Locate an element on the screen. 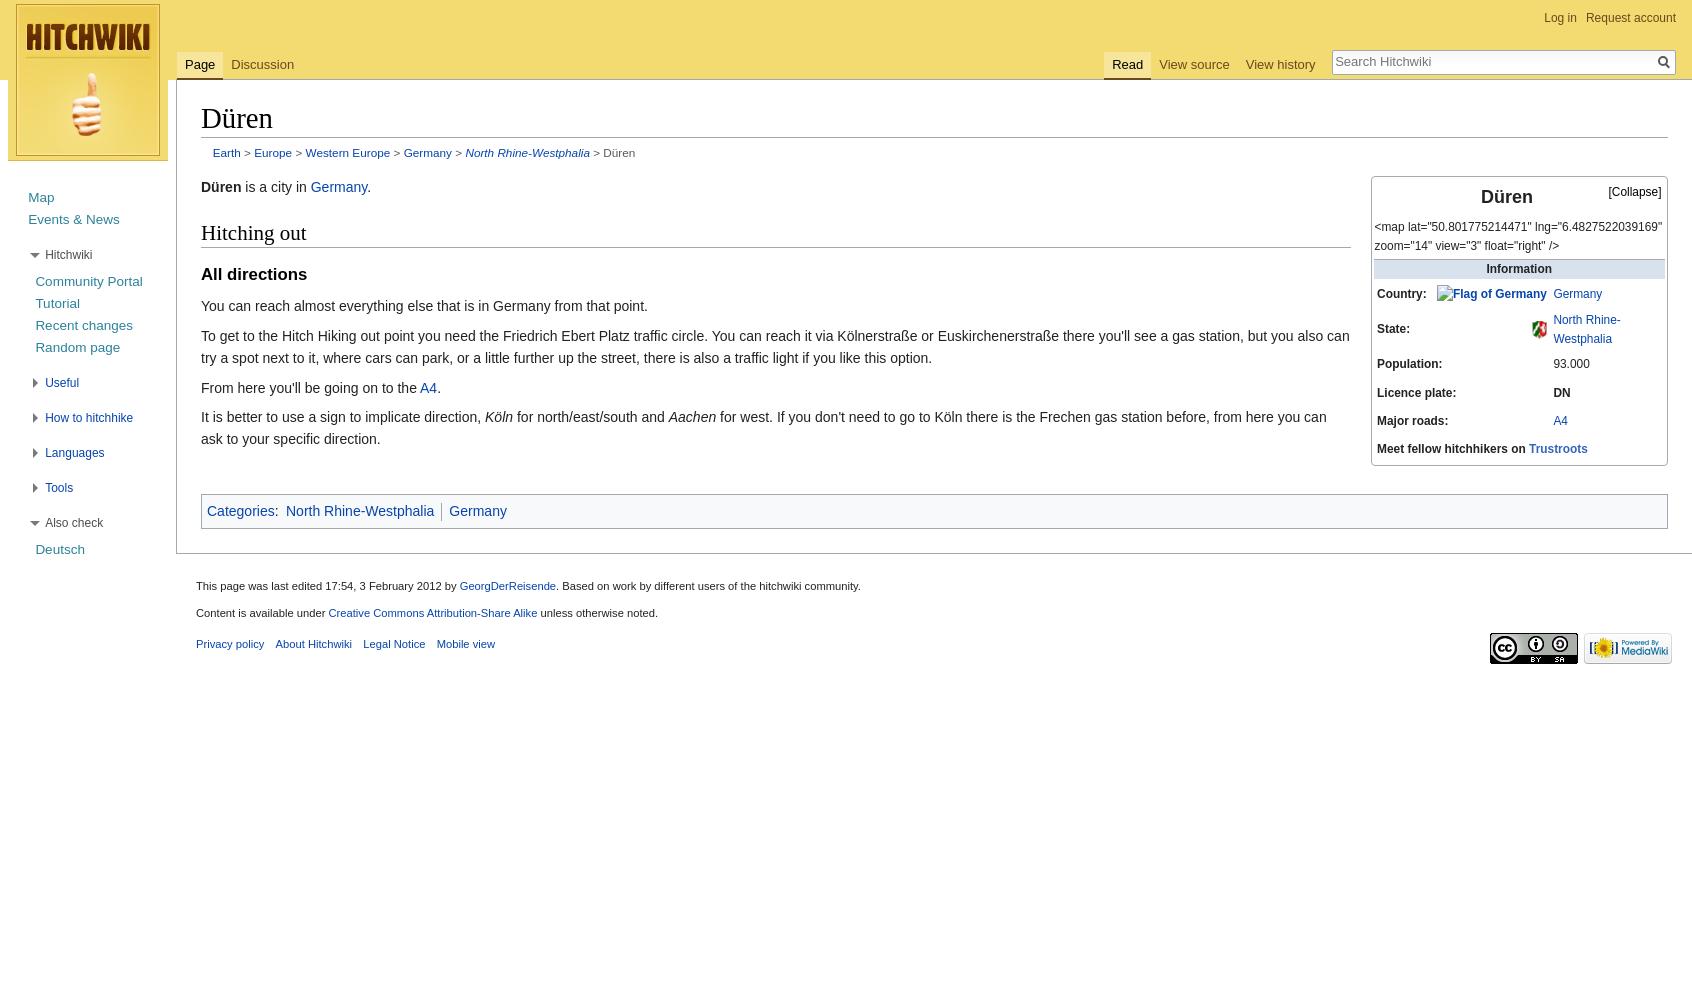 The width and height of the screenshot is (1692, 1000). 'Europe' is located at coordinates (272, 151).